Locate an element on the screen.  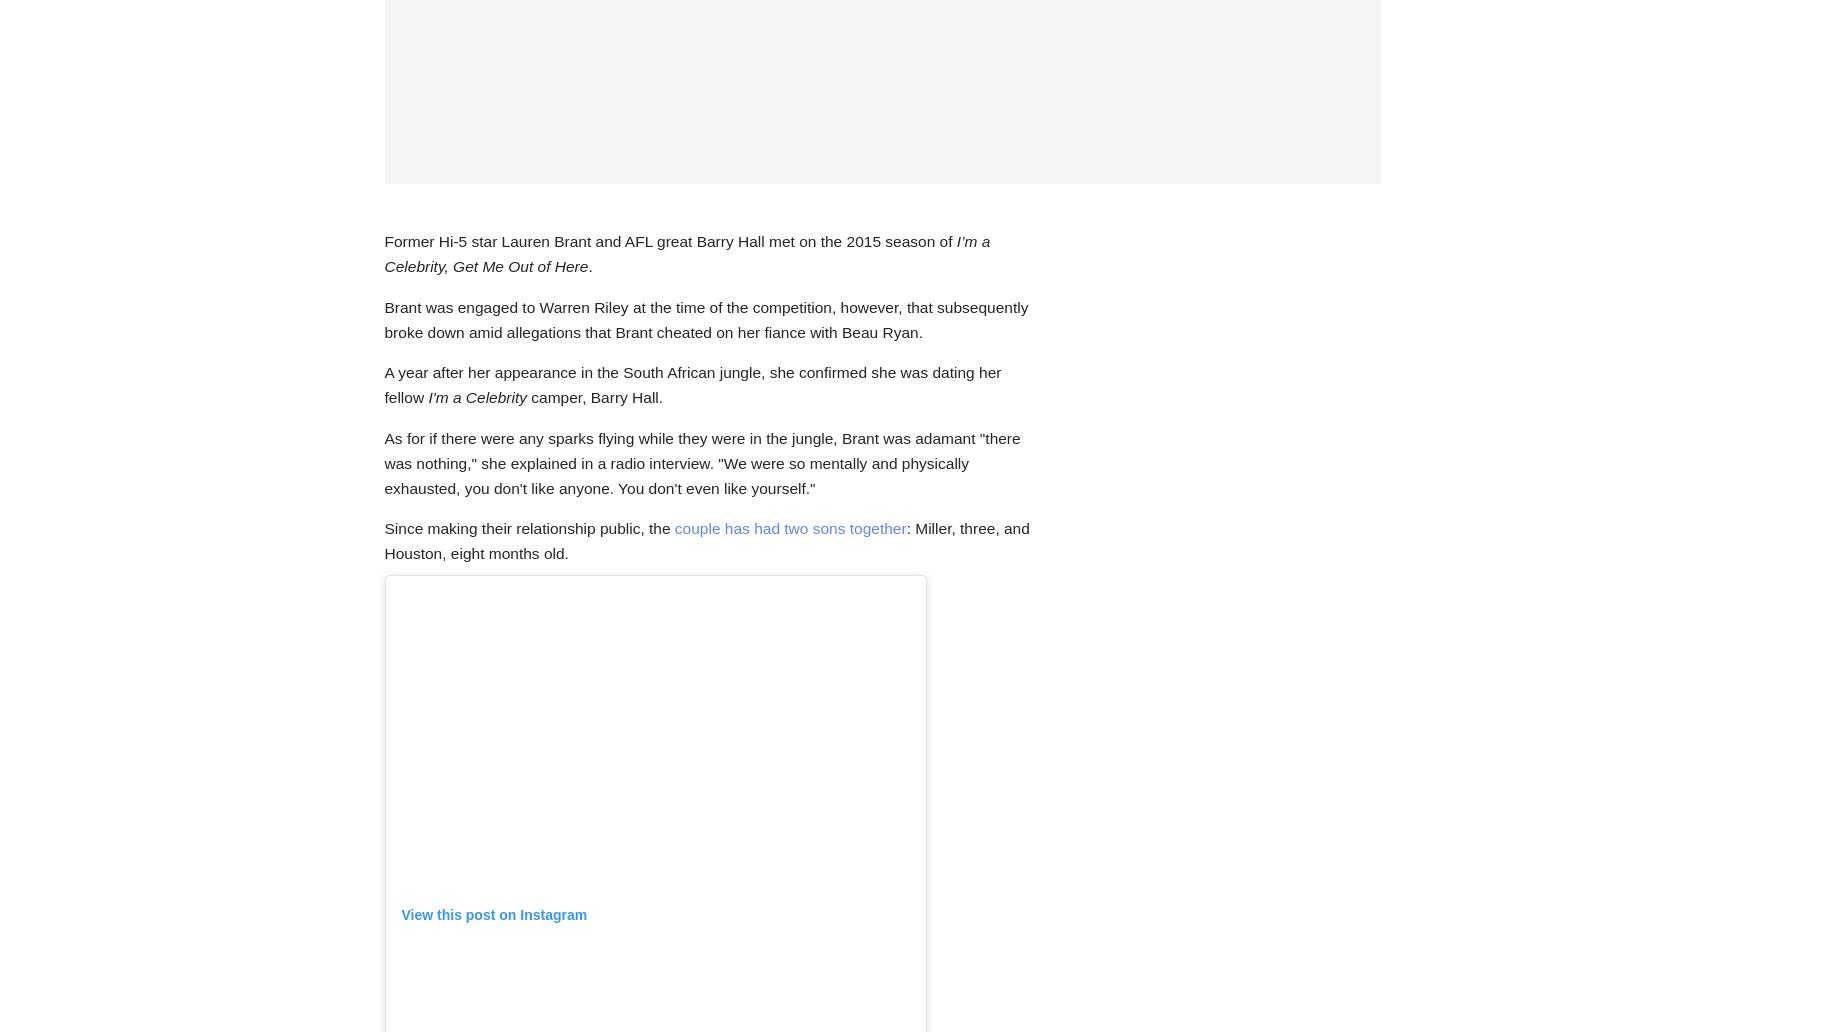
'Brant was engaged to Warren Riley at the time of the competition, however, that subsequently broke down amid allegations that Brant cheated on her fiance with Beau Ryan.' is located at coordinates (705, 318).